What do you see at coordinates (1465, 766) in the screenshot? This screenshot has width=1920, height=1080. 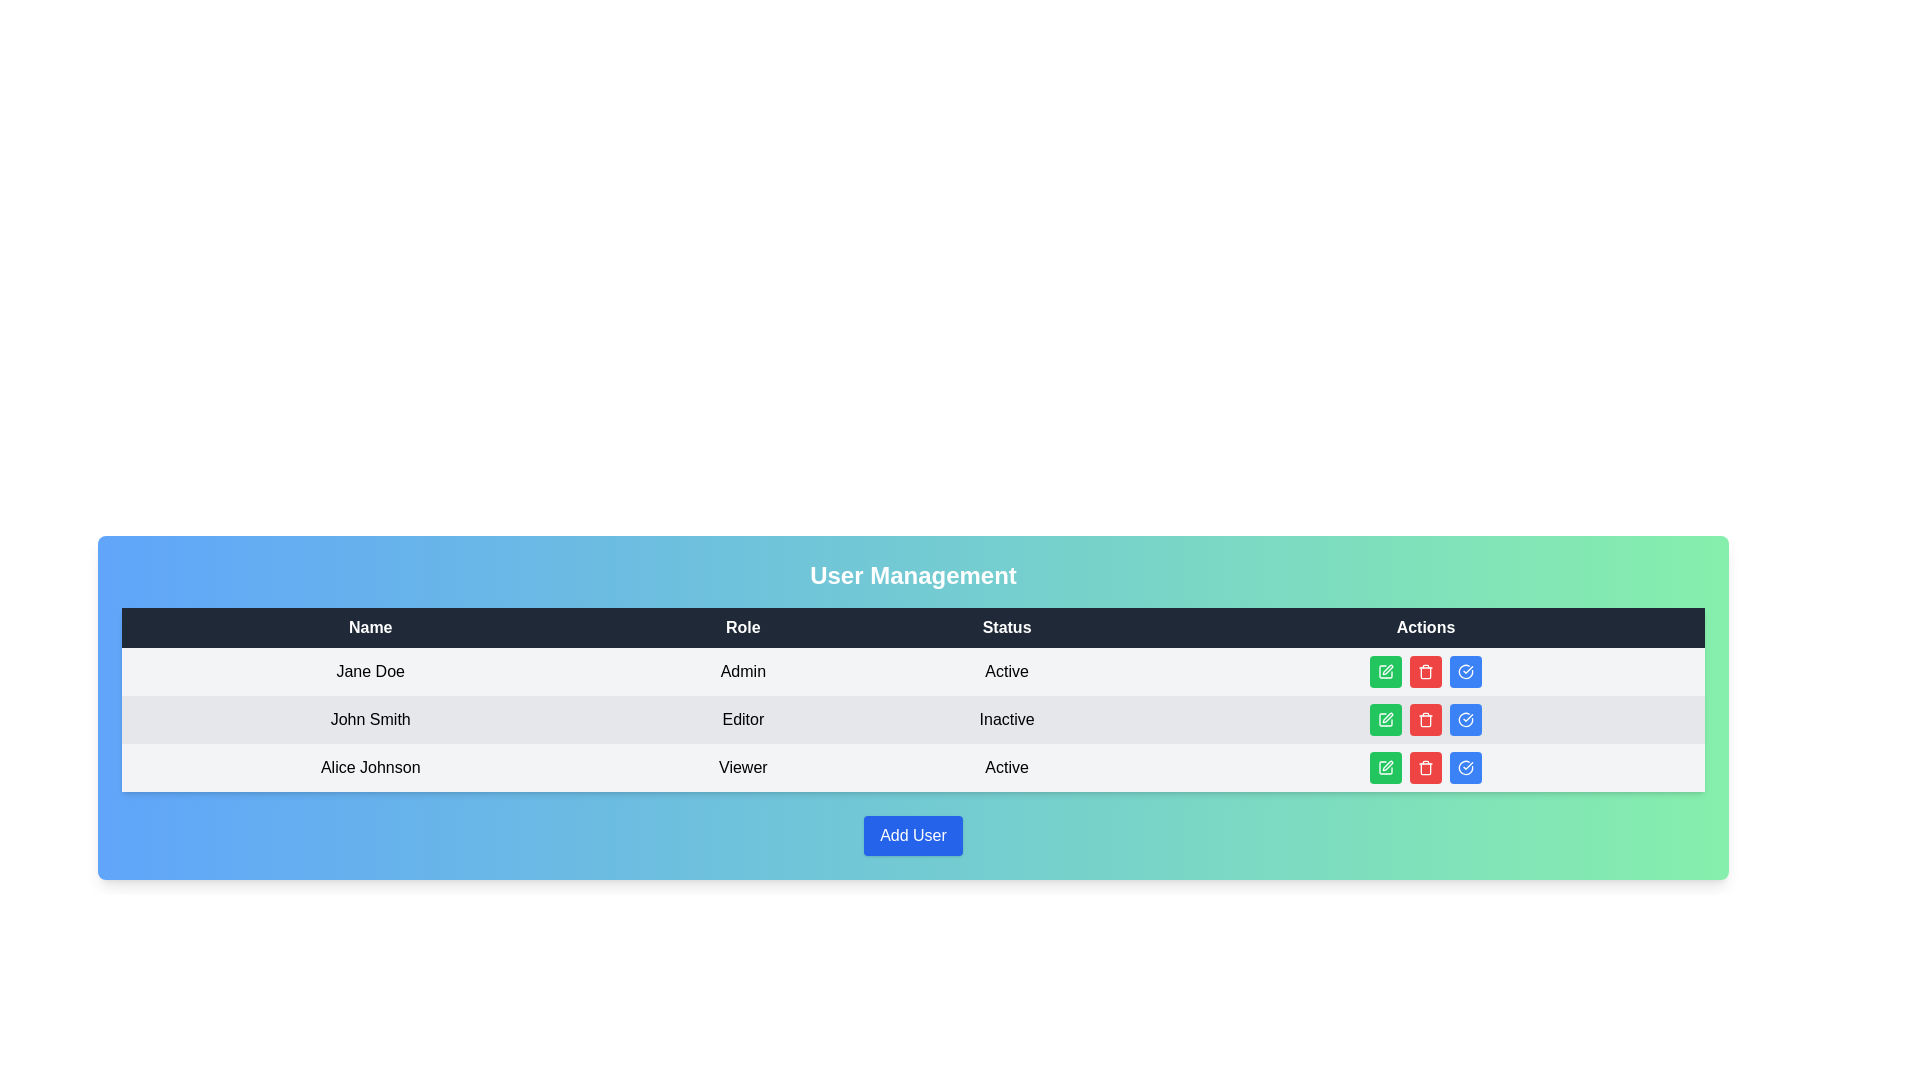 I see `the circular blue button with a white checkmark icon in the last row of the 'Actions' column corresponding to 'Alice Johnson'` at bounding box center [1465, 766].